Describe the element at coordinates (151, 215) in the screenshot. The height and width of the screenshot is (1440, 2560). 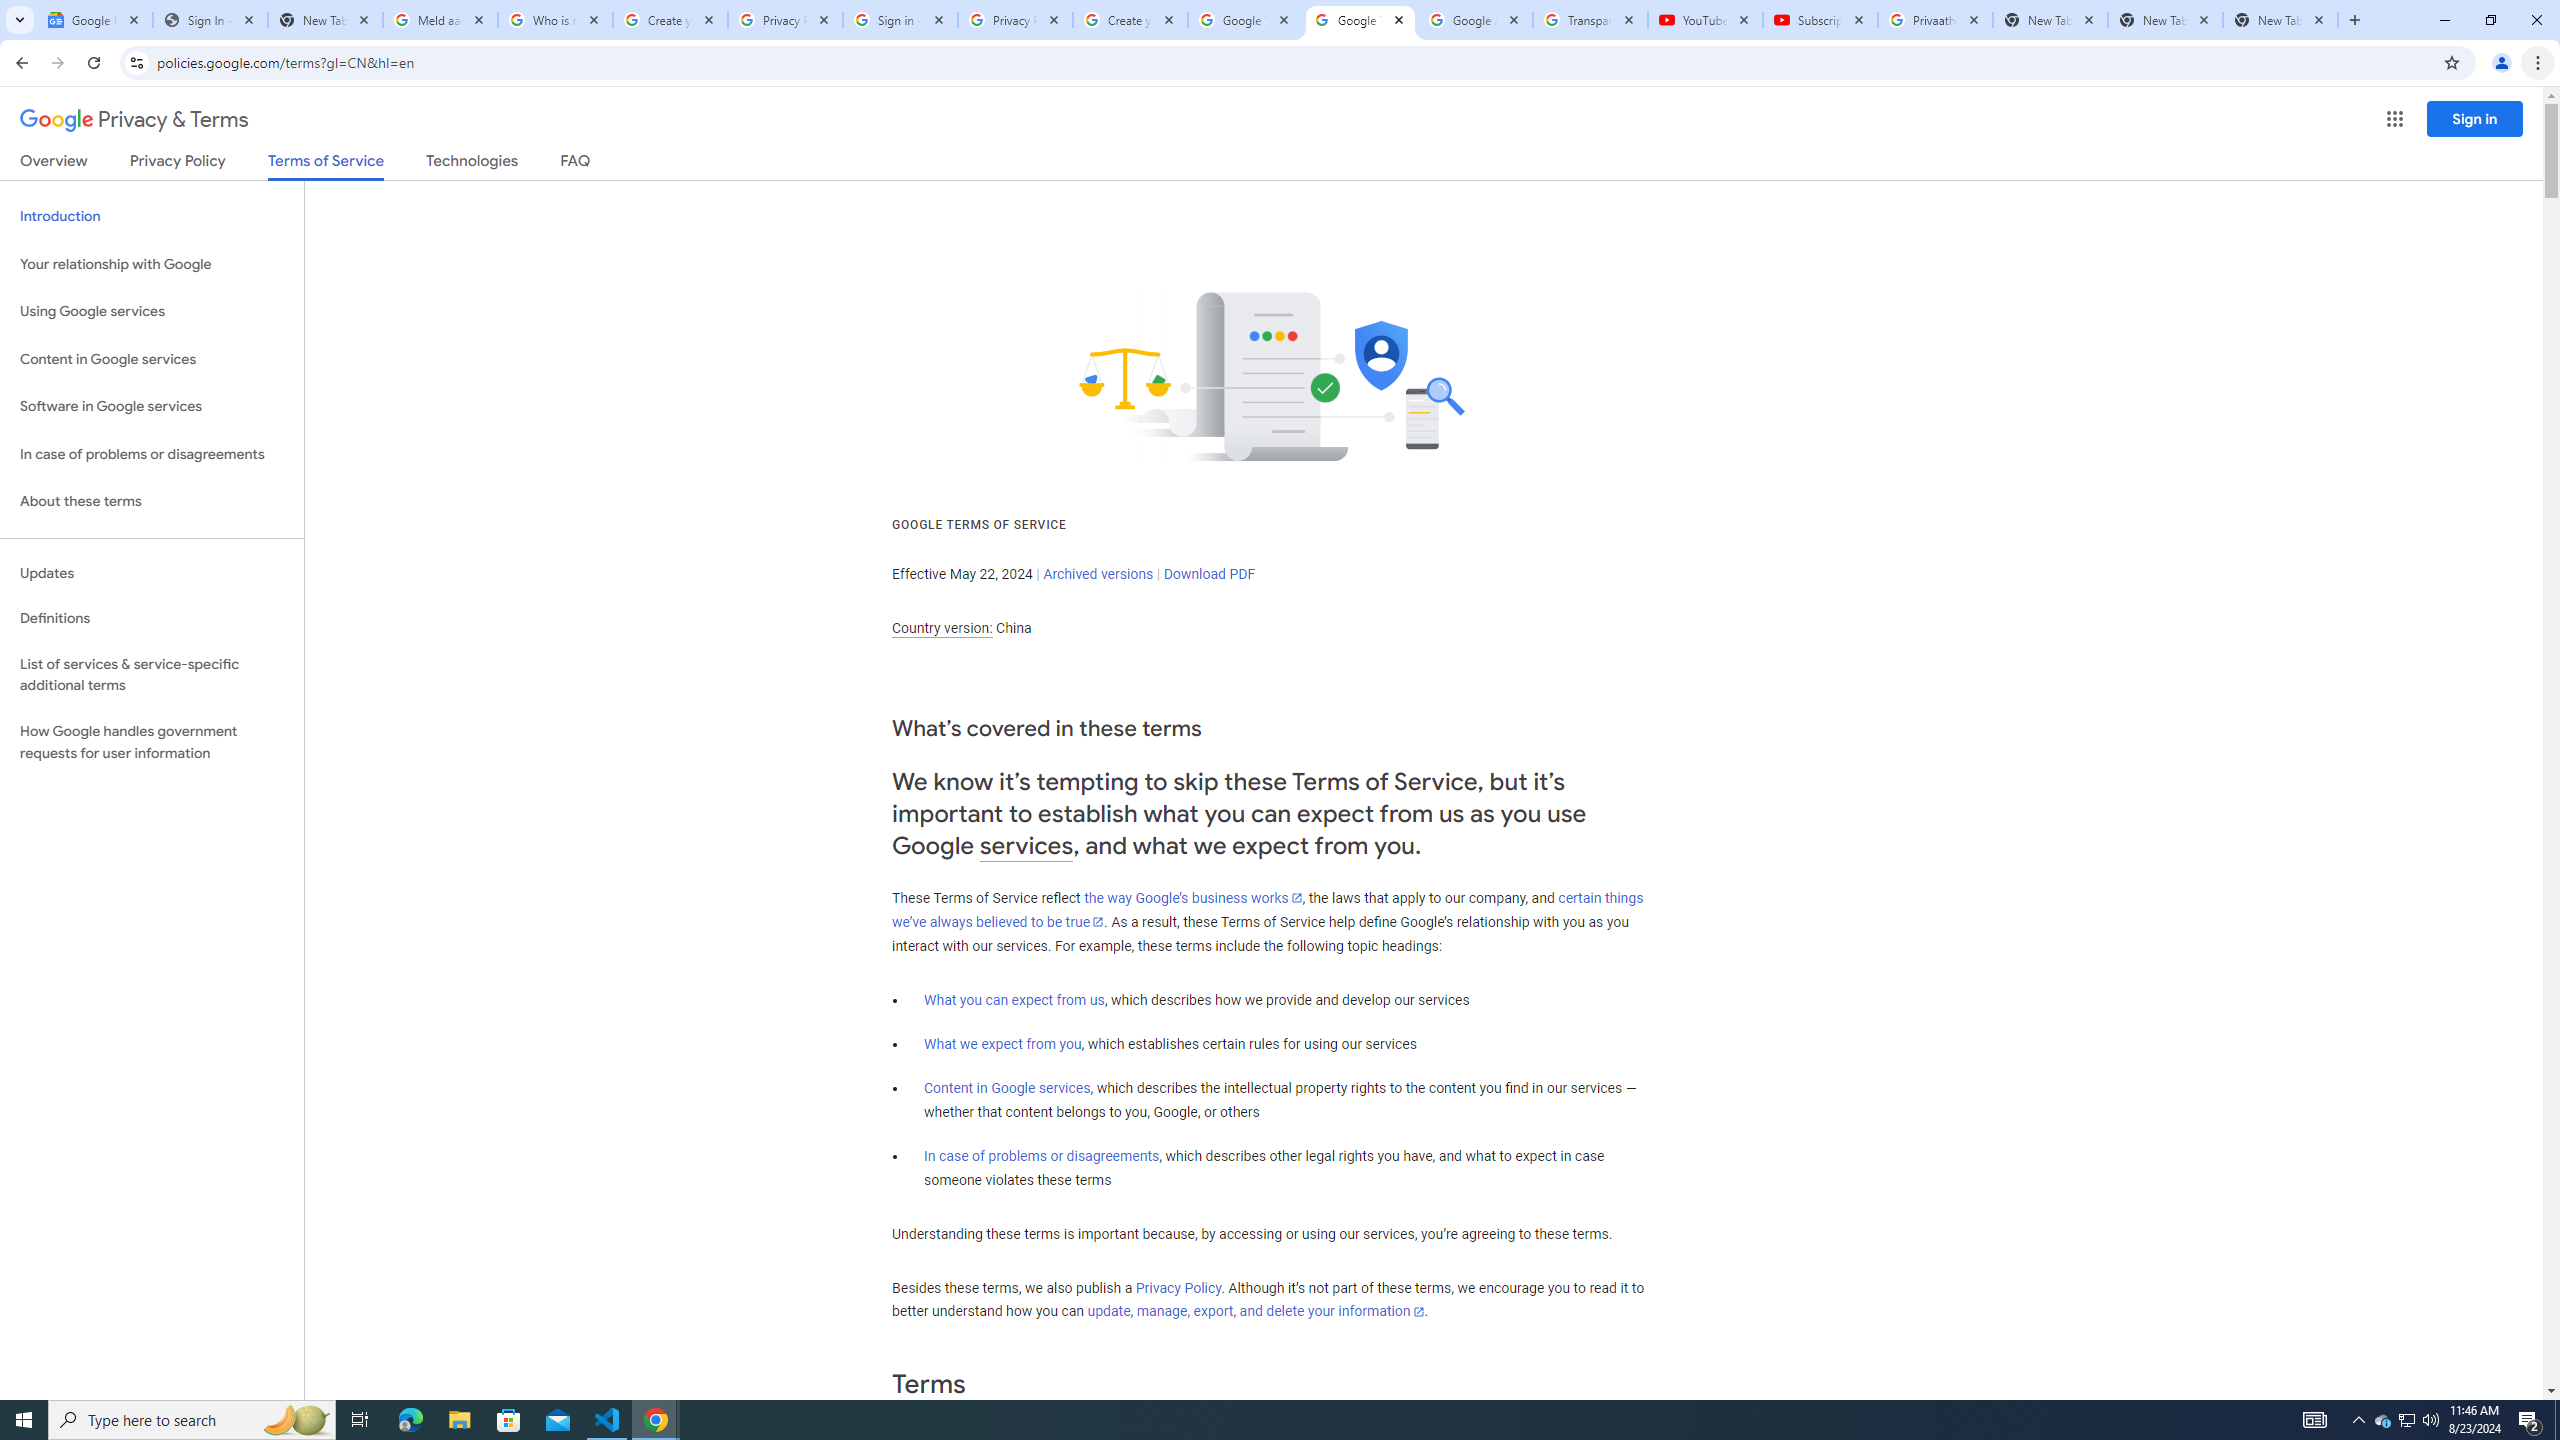
I see `'Introduction'` at that location.